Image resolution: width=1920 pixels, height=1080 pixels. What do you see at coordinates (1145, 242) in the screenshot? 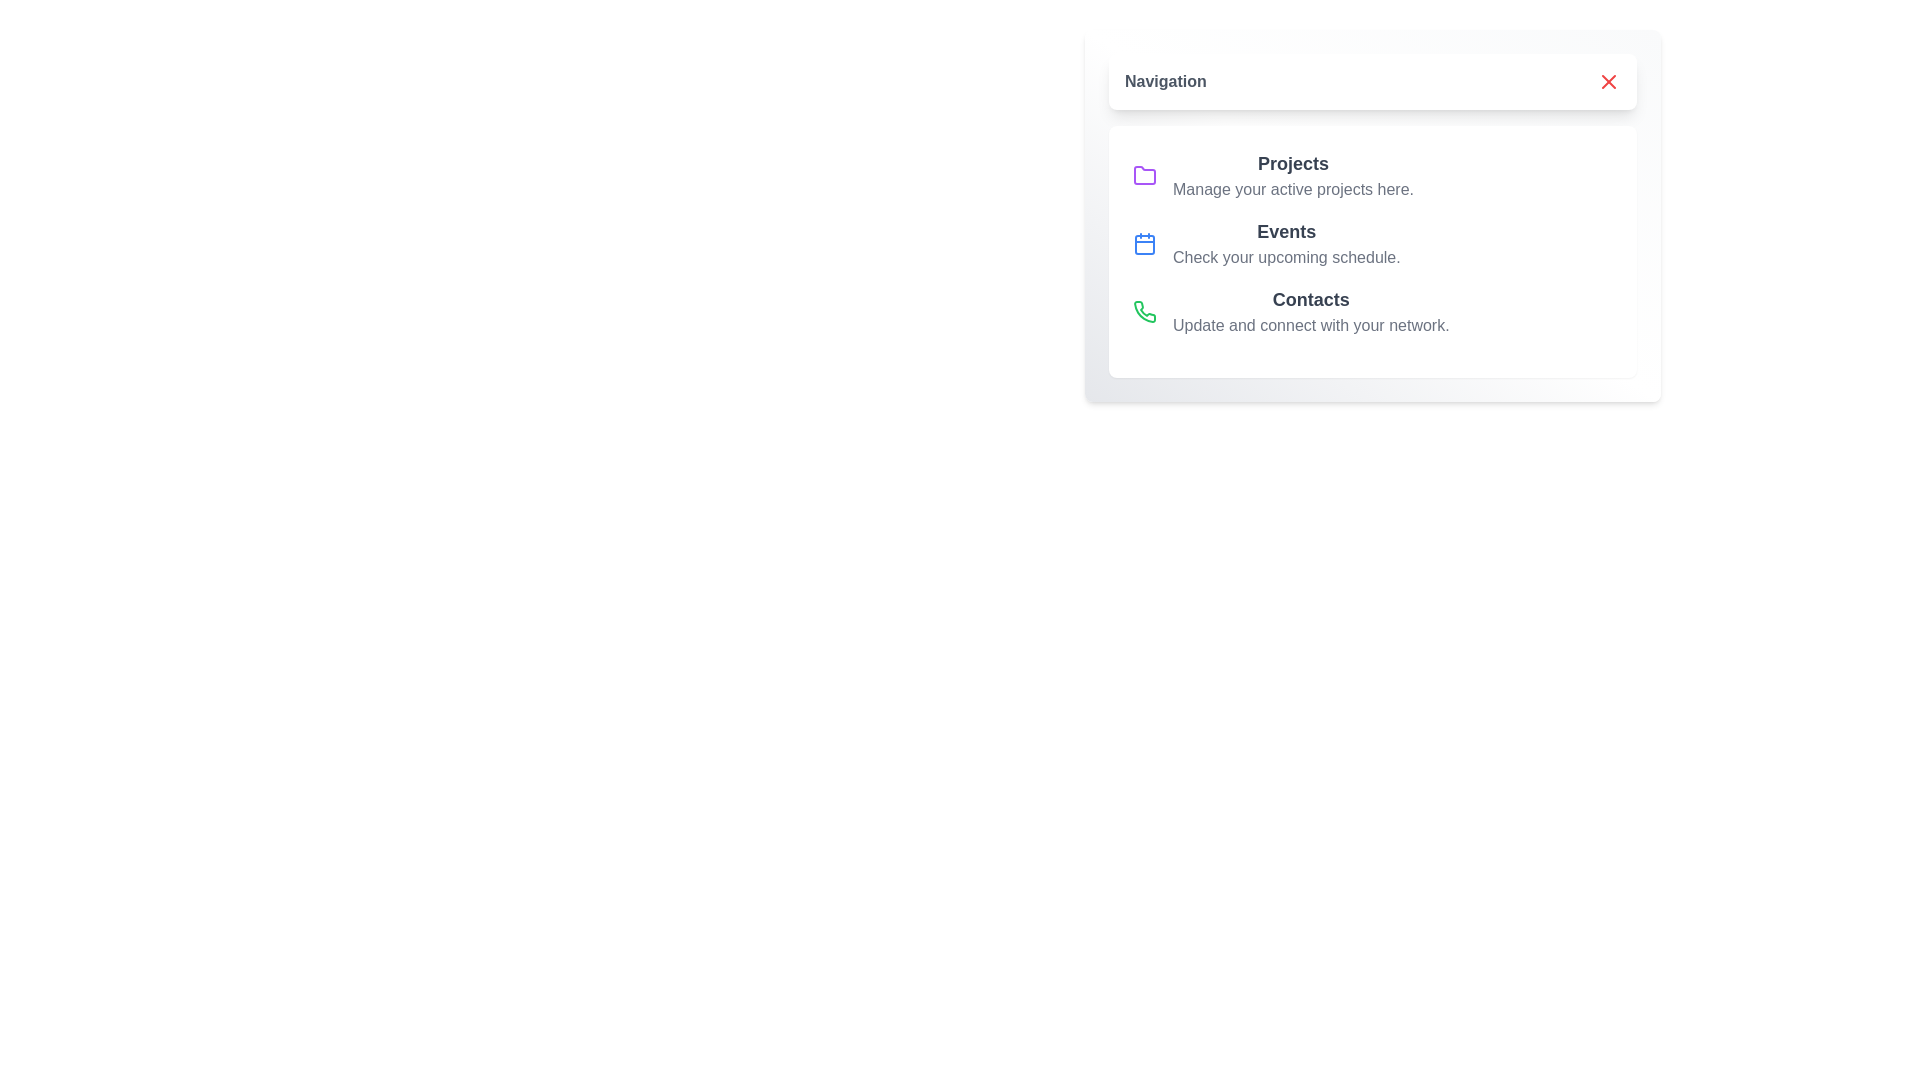
I see `the icon next to the menu item Events` at bounding box center [1145, 242].